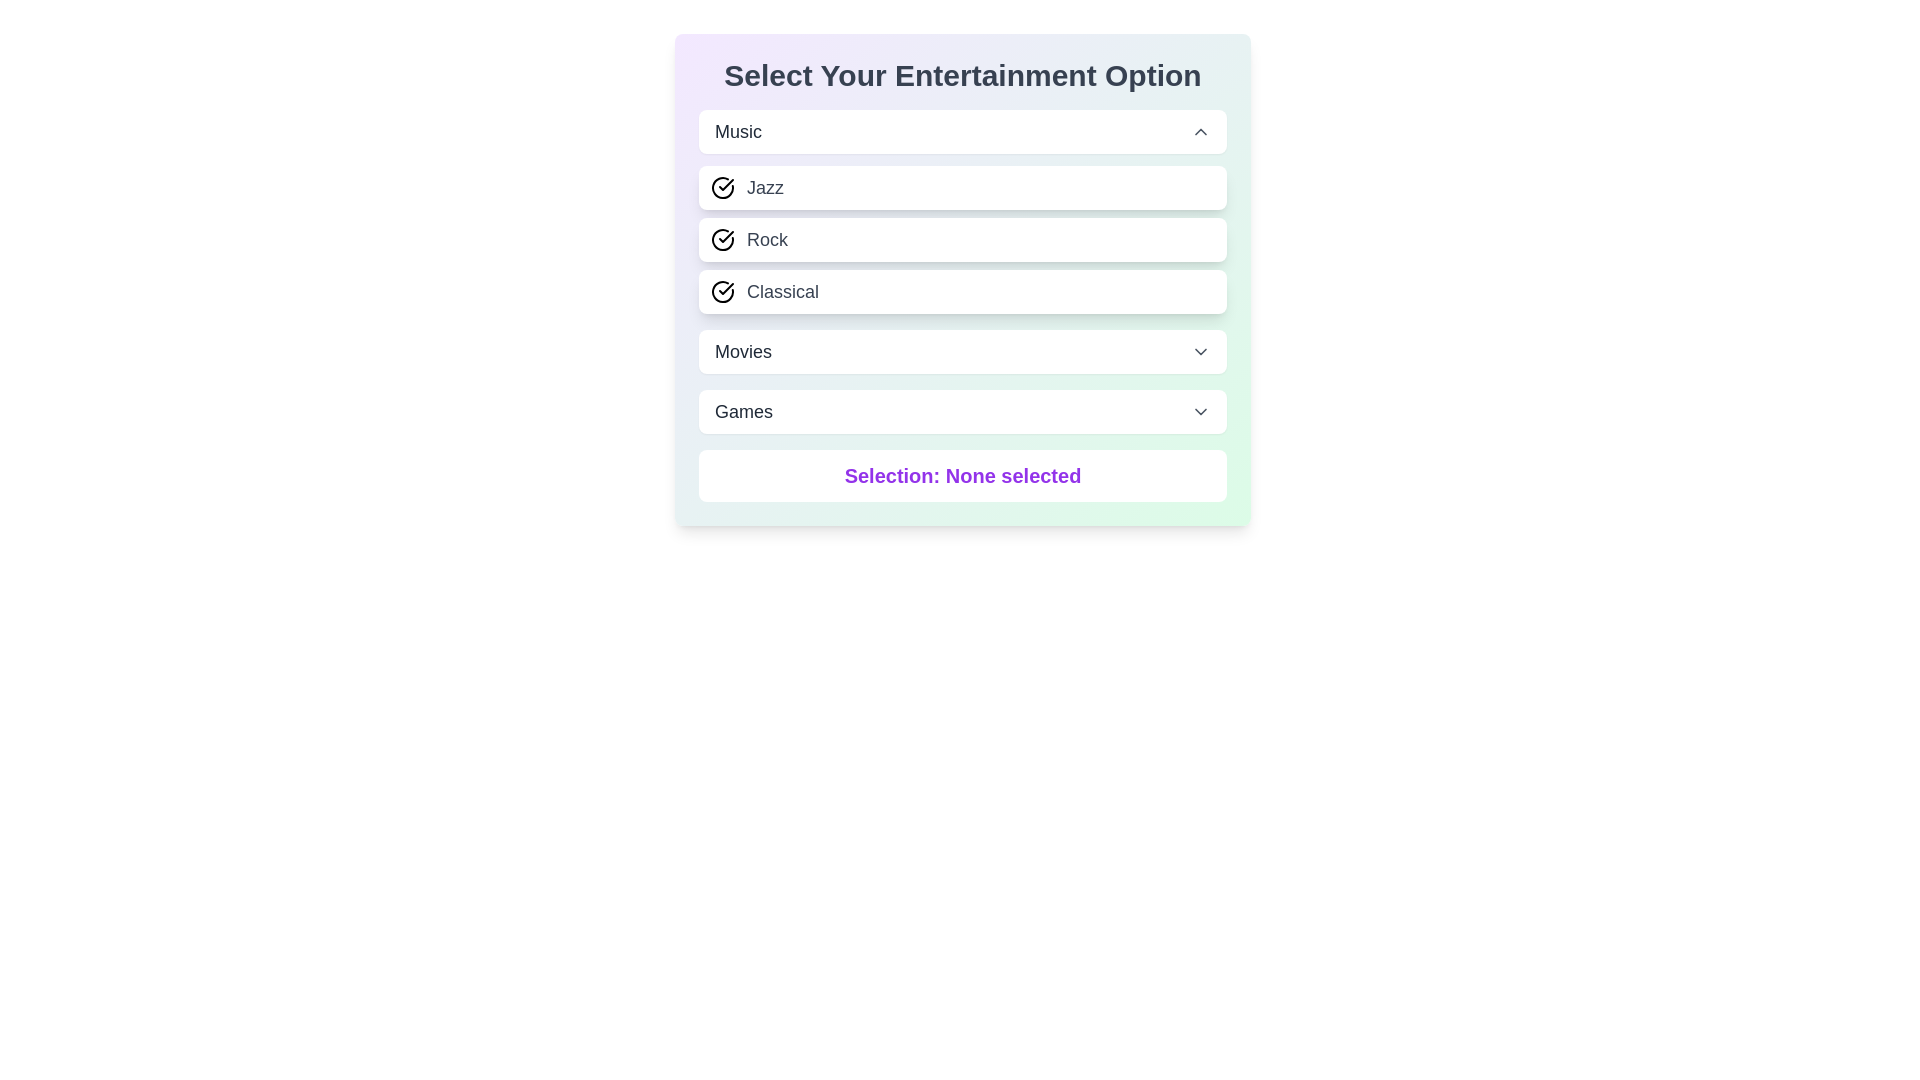  What do you see at coordinates (722, 292) in the screenshot?
I see `the circular icon with a check mark located to the left of the 'Classical' radio button` at bounding box center [722, 292].